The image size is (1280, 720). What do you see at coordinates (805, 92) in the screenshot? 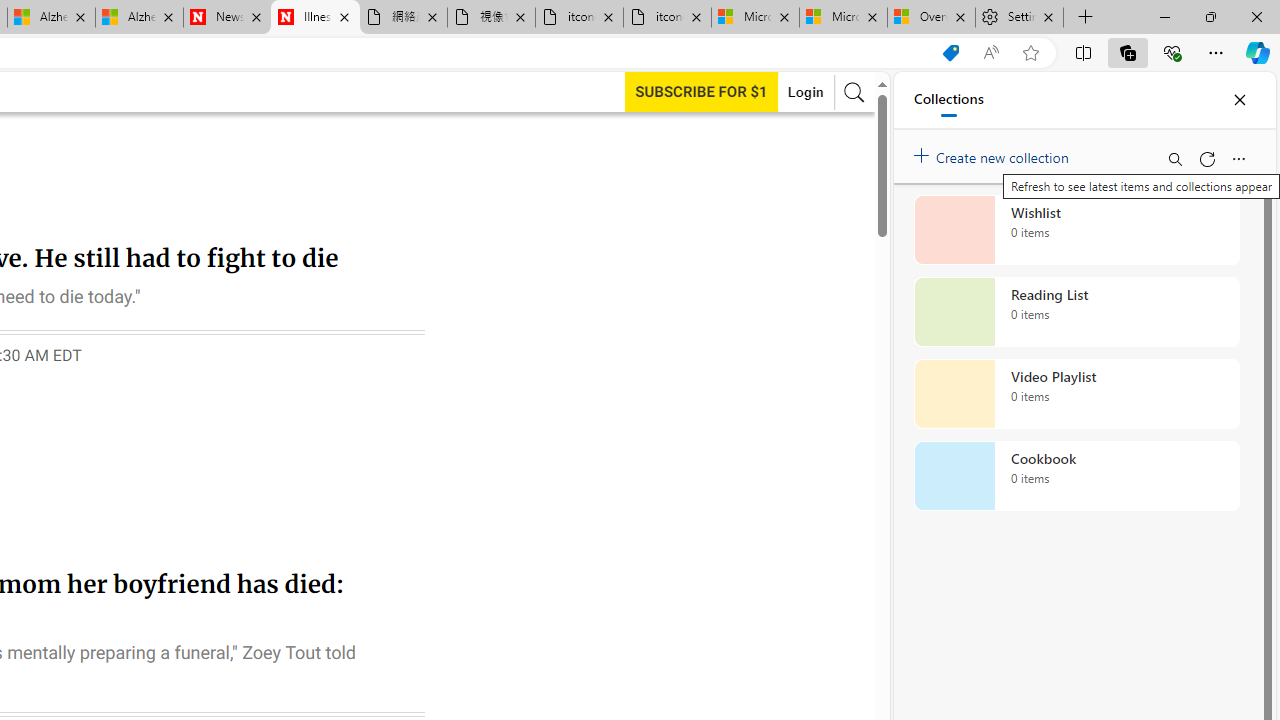
I see `'Login'` at bounding box center [805, 92].